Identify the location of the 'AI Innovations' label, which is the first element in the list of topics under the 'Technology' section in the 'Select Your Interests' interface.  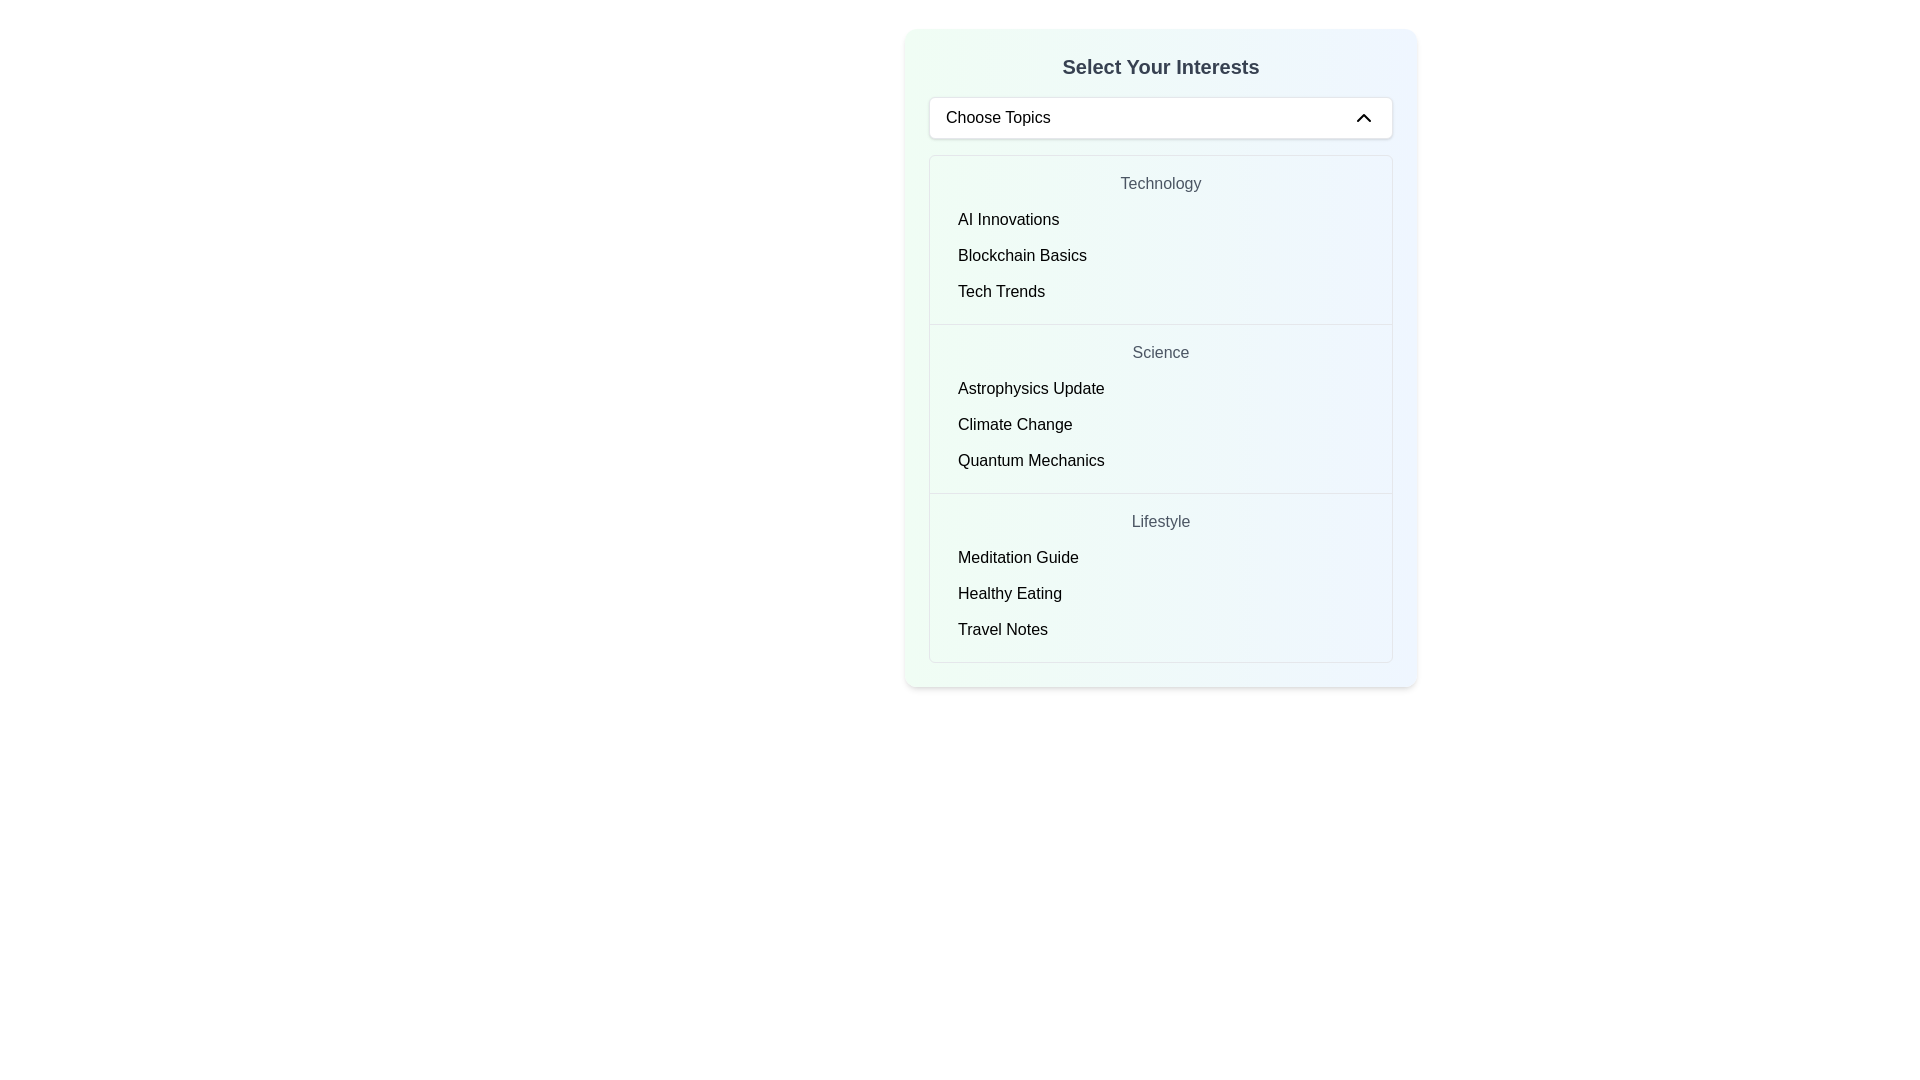
(1008, 219).